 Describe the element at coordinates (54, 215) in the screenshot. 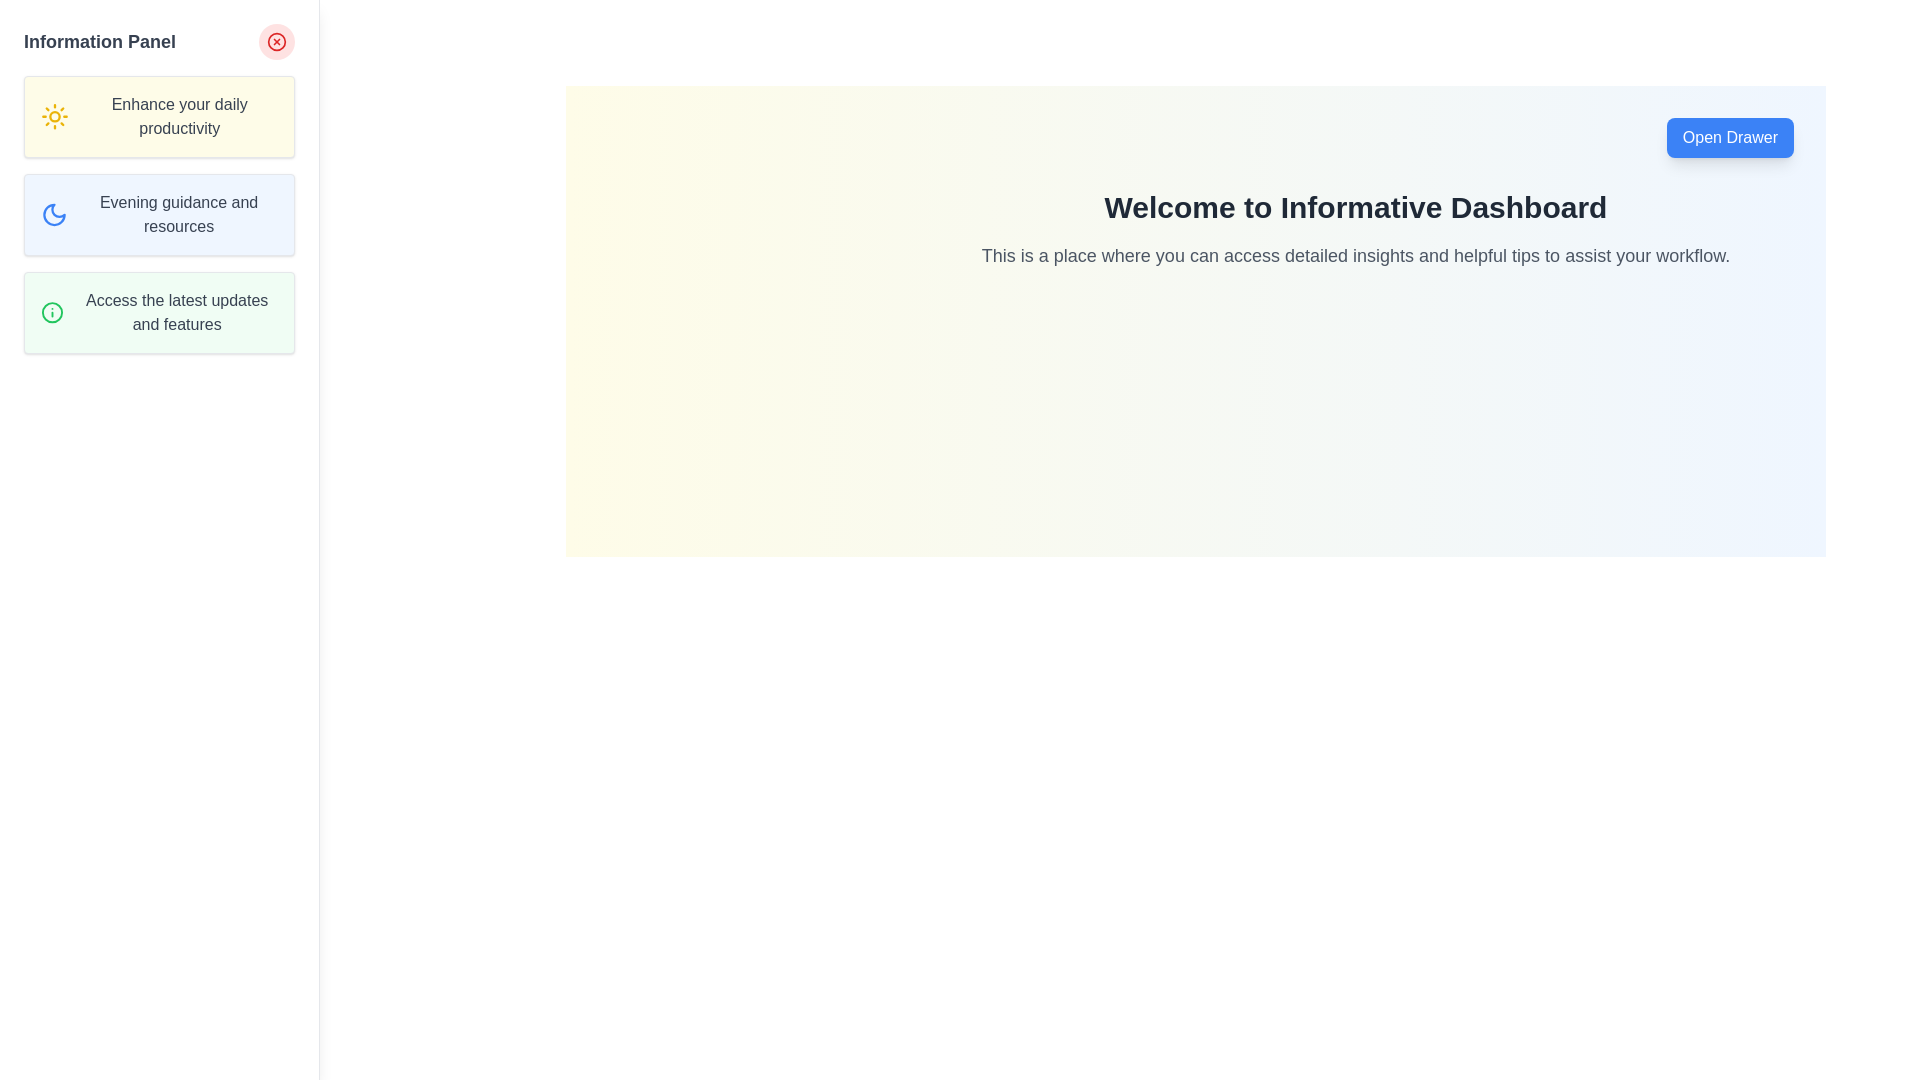

I see `the crescent moon icon representing the evening theme in the 'Evening guidance and resources' section` at that location.